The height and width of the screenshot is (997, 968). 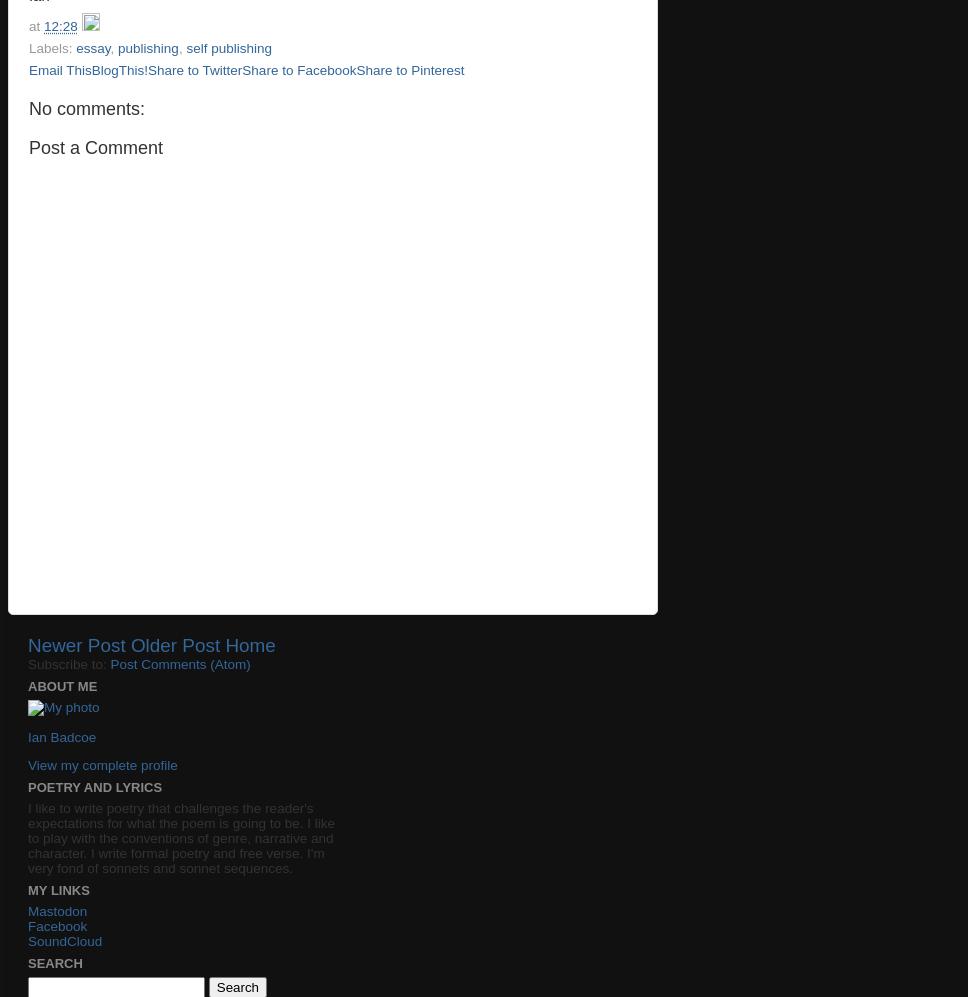 What do you see at coordinates (36, 26) in the screenshot?
I see `'at'` at bounding box center [36, 26].